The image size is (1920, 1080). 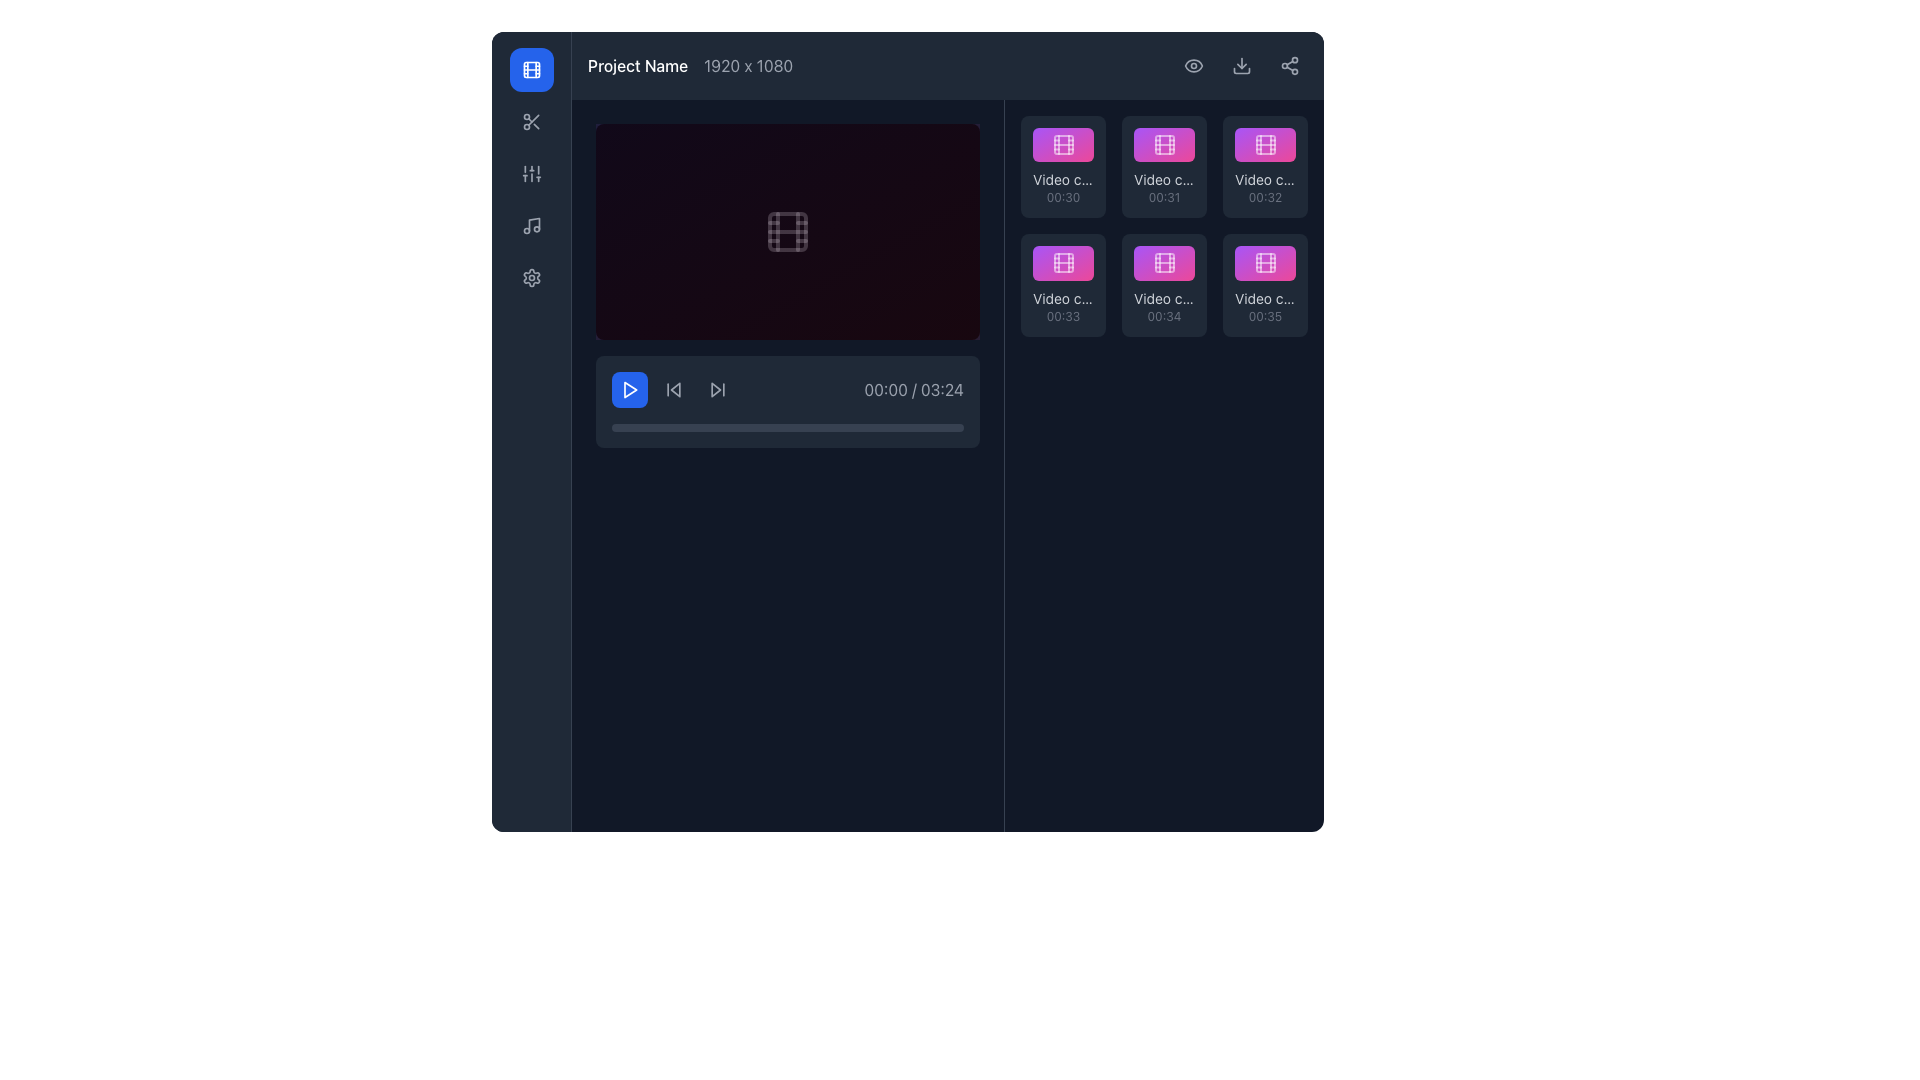 What do you see at coordinates (629, 389) in the screenshot?
I see `the play button icon, which is a small white triangular shape inside a rounded square blue button` at bounding box center [629, 389].